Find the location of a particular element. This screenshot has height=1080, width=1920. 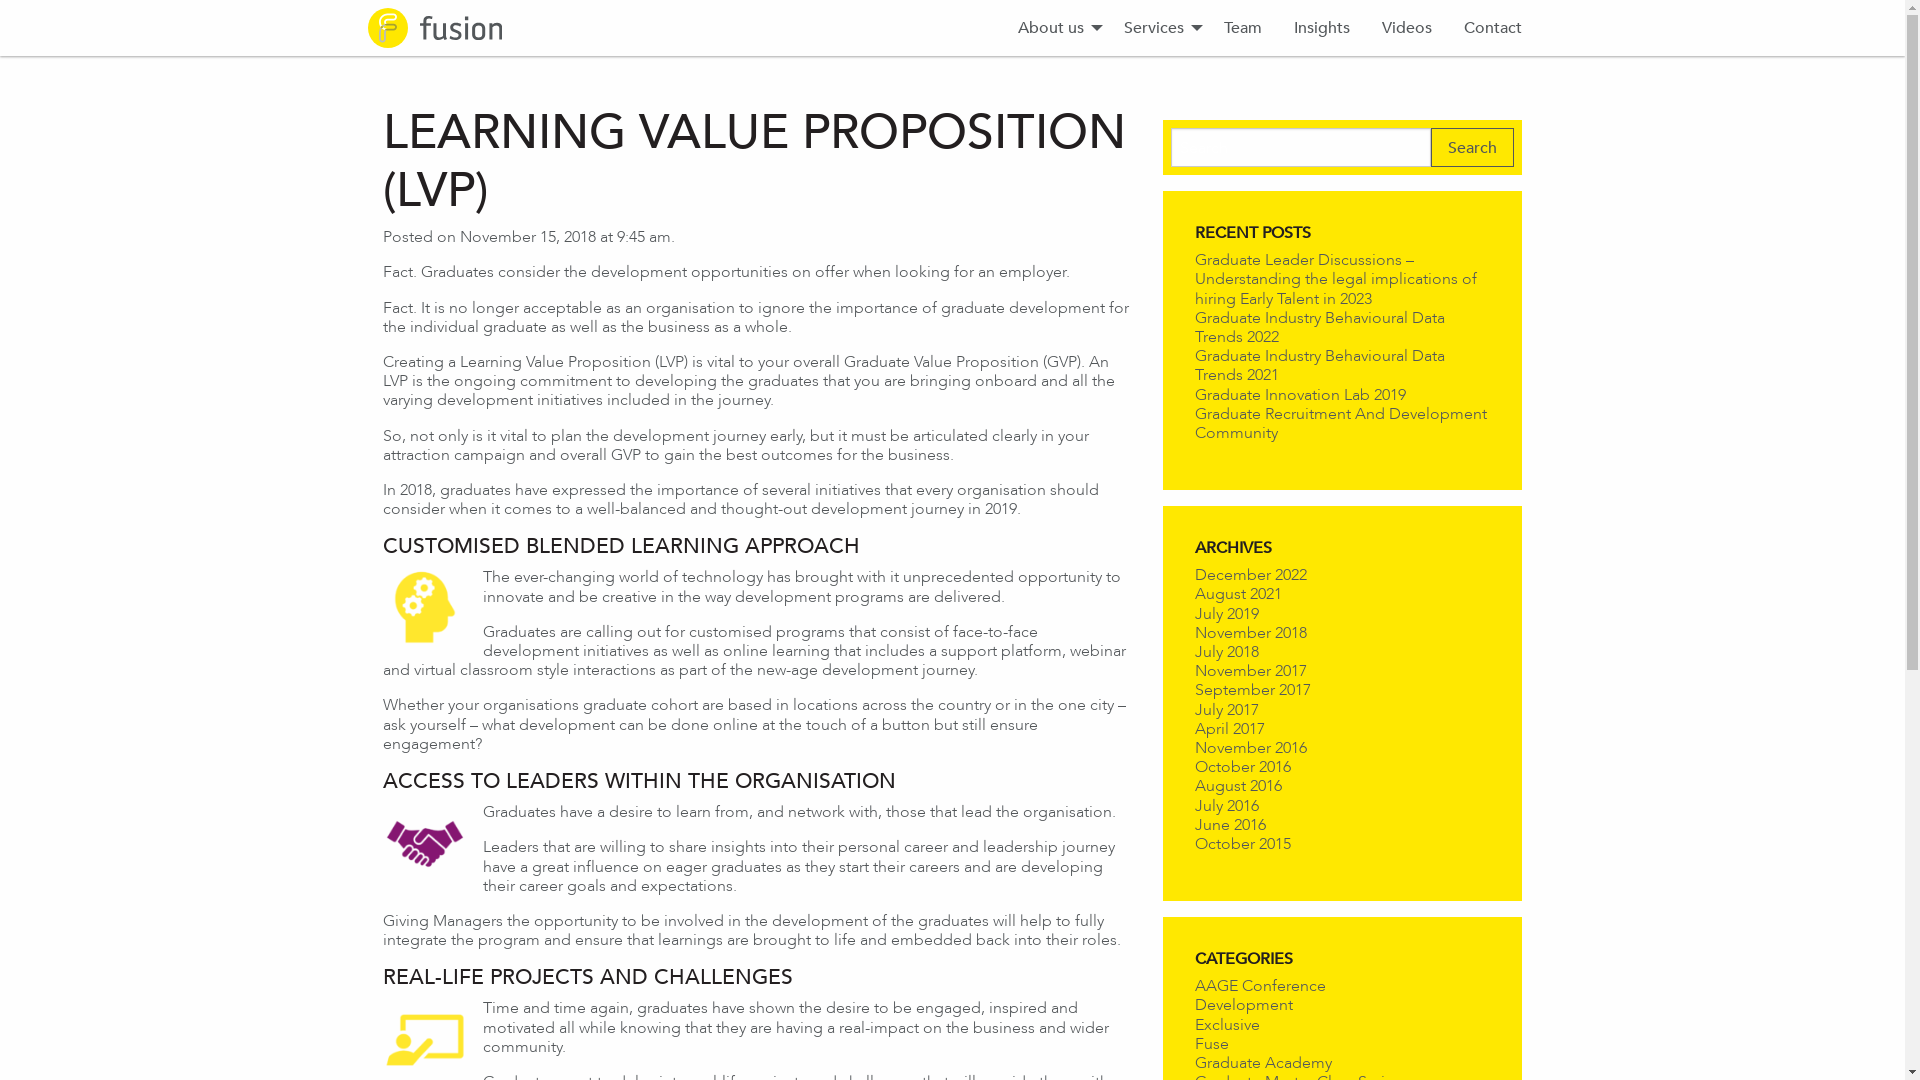

'November 2016' is located at coordinates (1248, 747).